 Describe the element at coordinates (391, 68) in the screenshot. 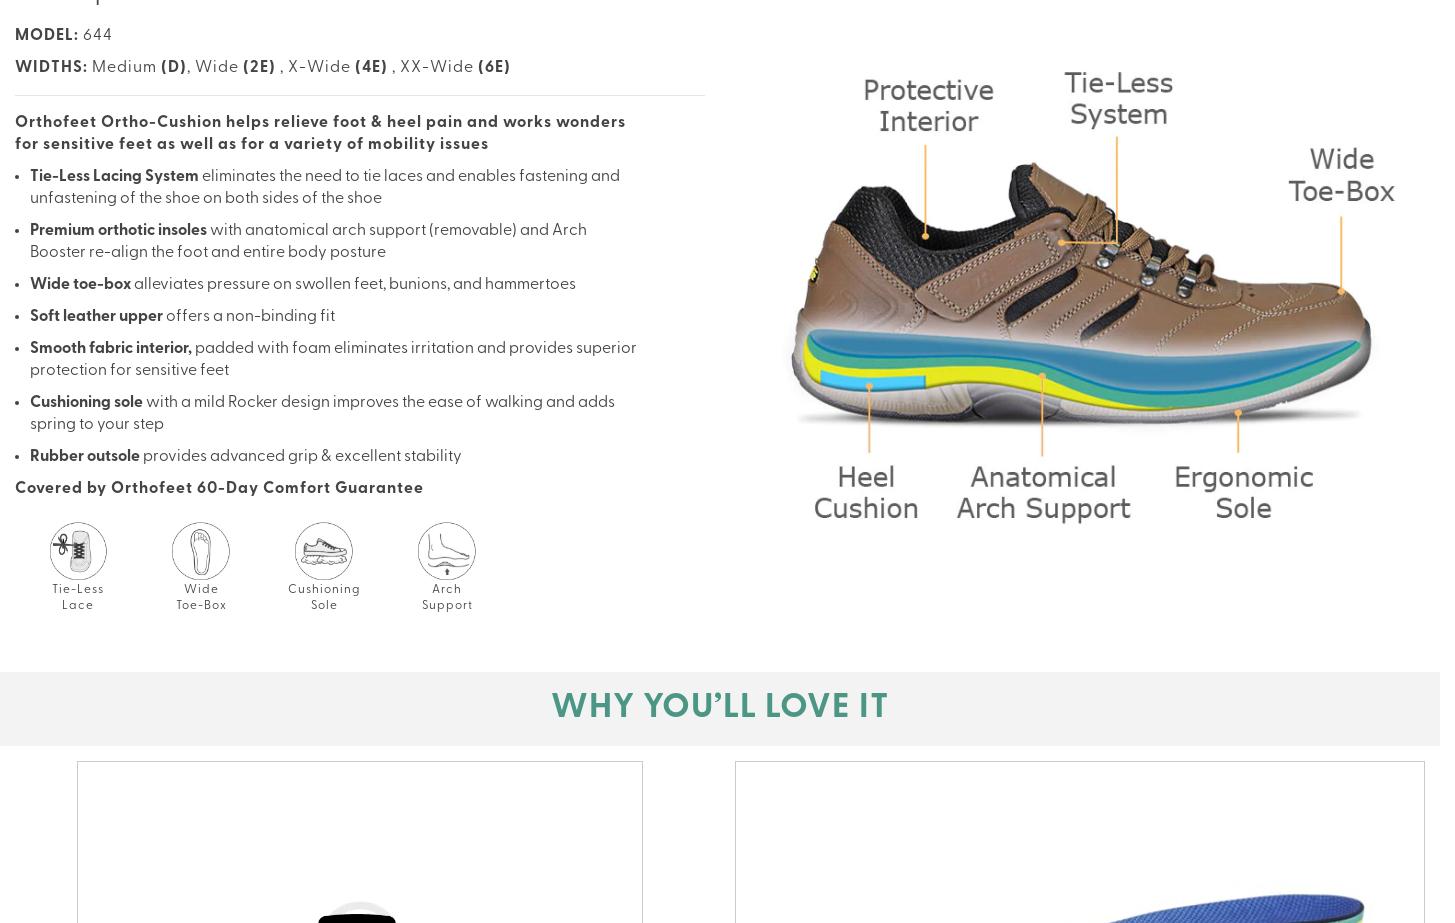

I see `', XX-Wide'` at that location.